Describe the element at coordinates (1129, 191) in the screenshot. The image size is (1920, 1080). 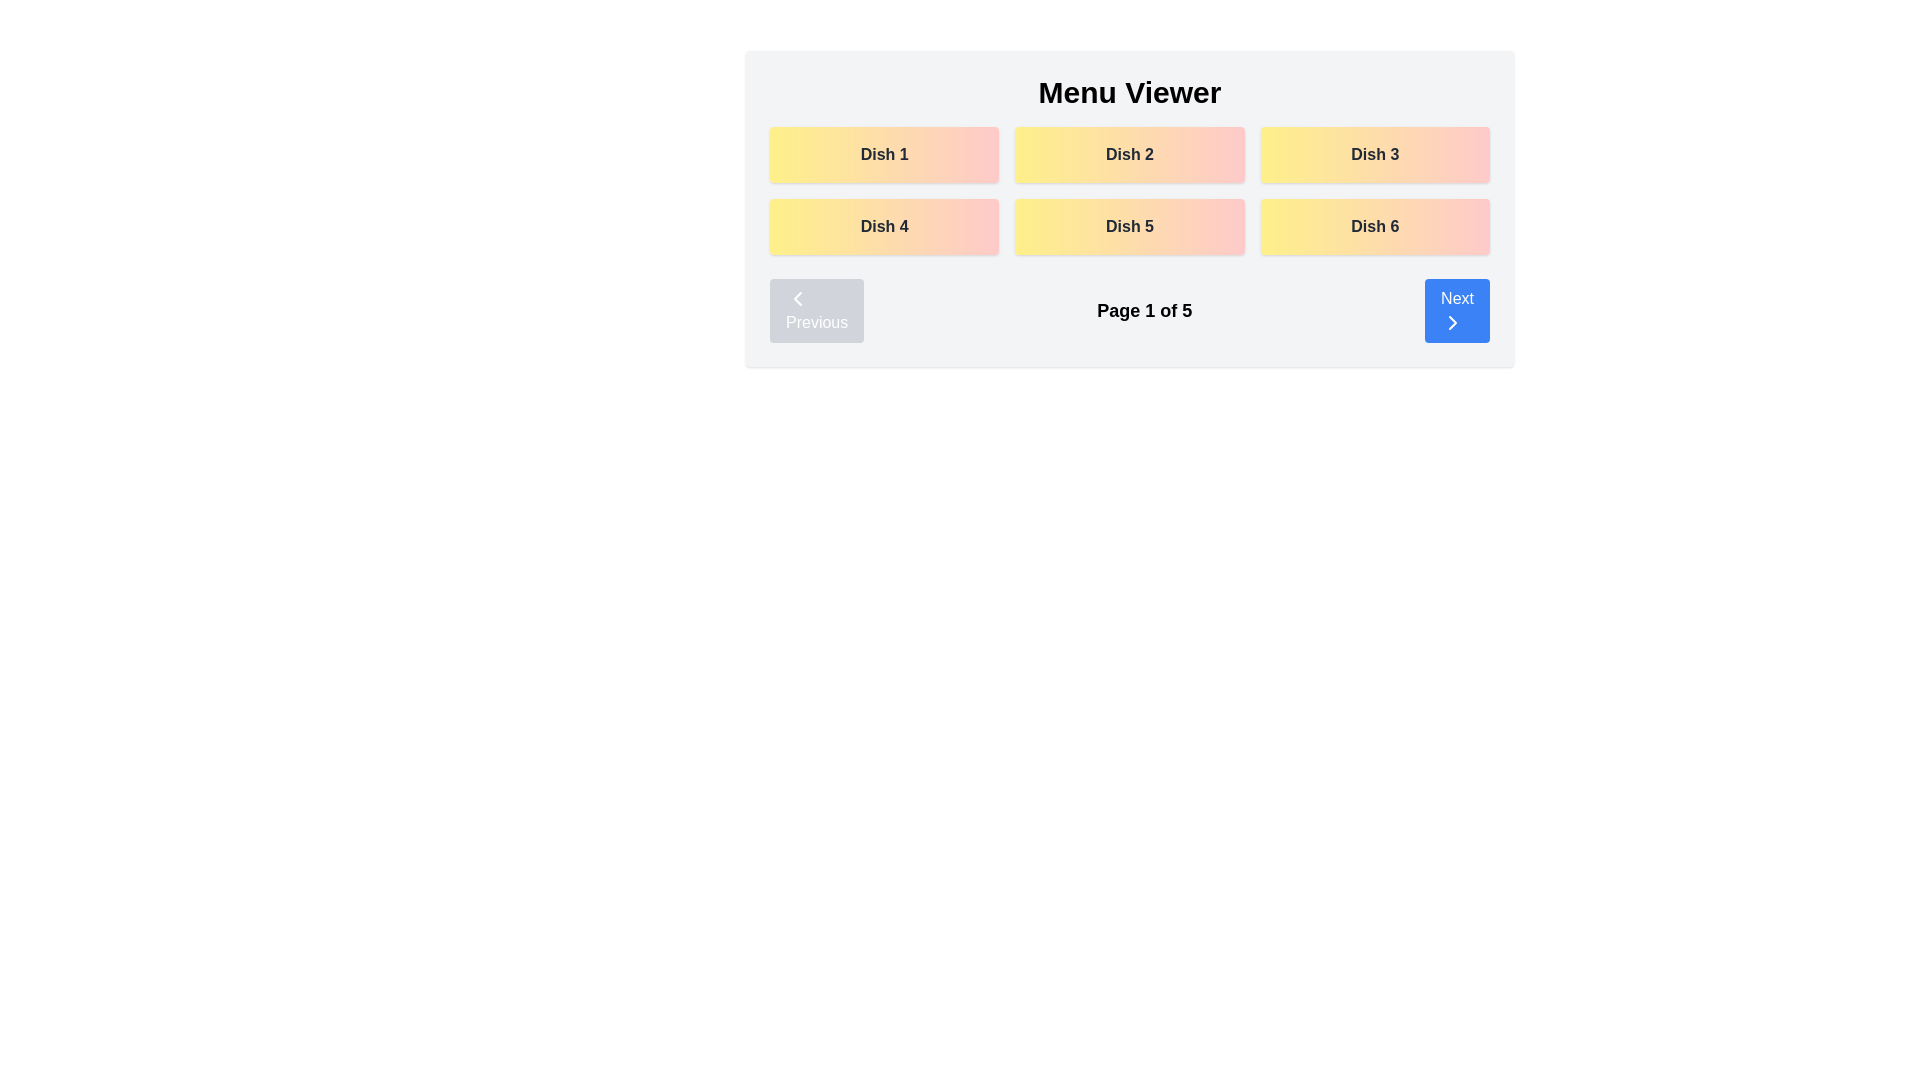
I see `the grid layout of labeled boxes displaying 'Dish 1', 'Dish 2', etc. within the 'Menu Viewer' panel` at that location.